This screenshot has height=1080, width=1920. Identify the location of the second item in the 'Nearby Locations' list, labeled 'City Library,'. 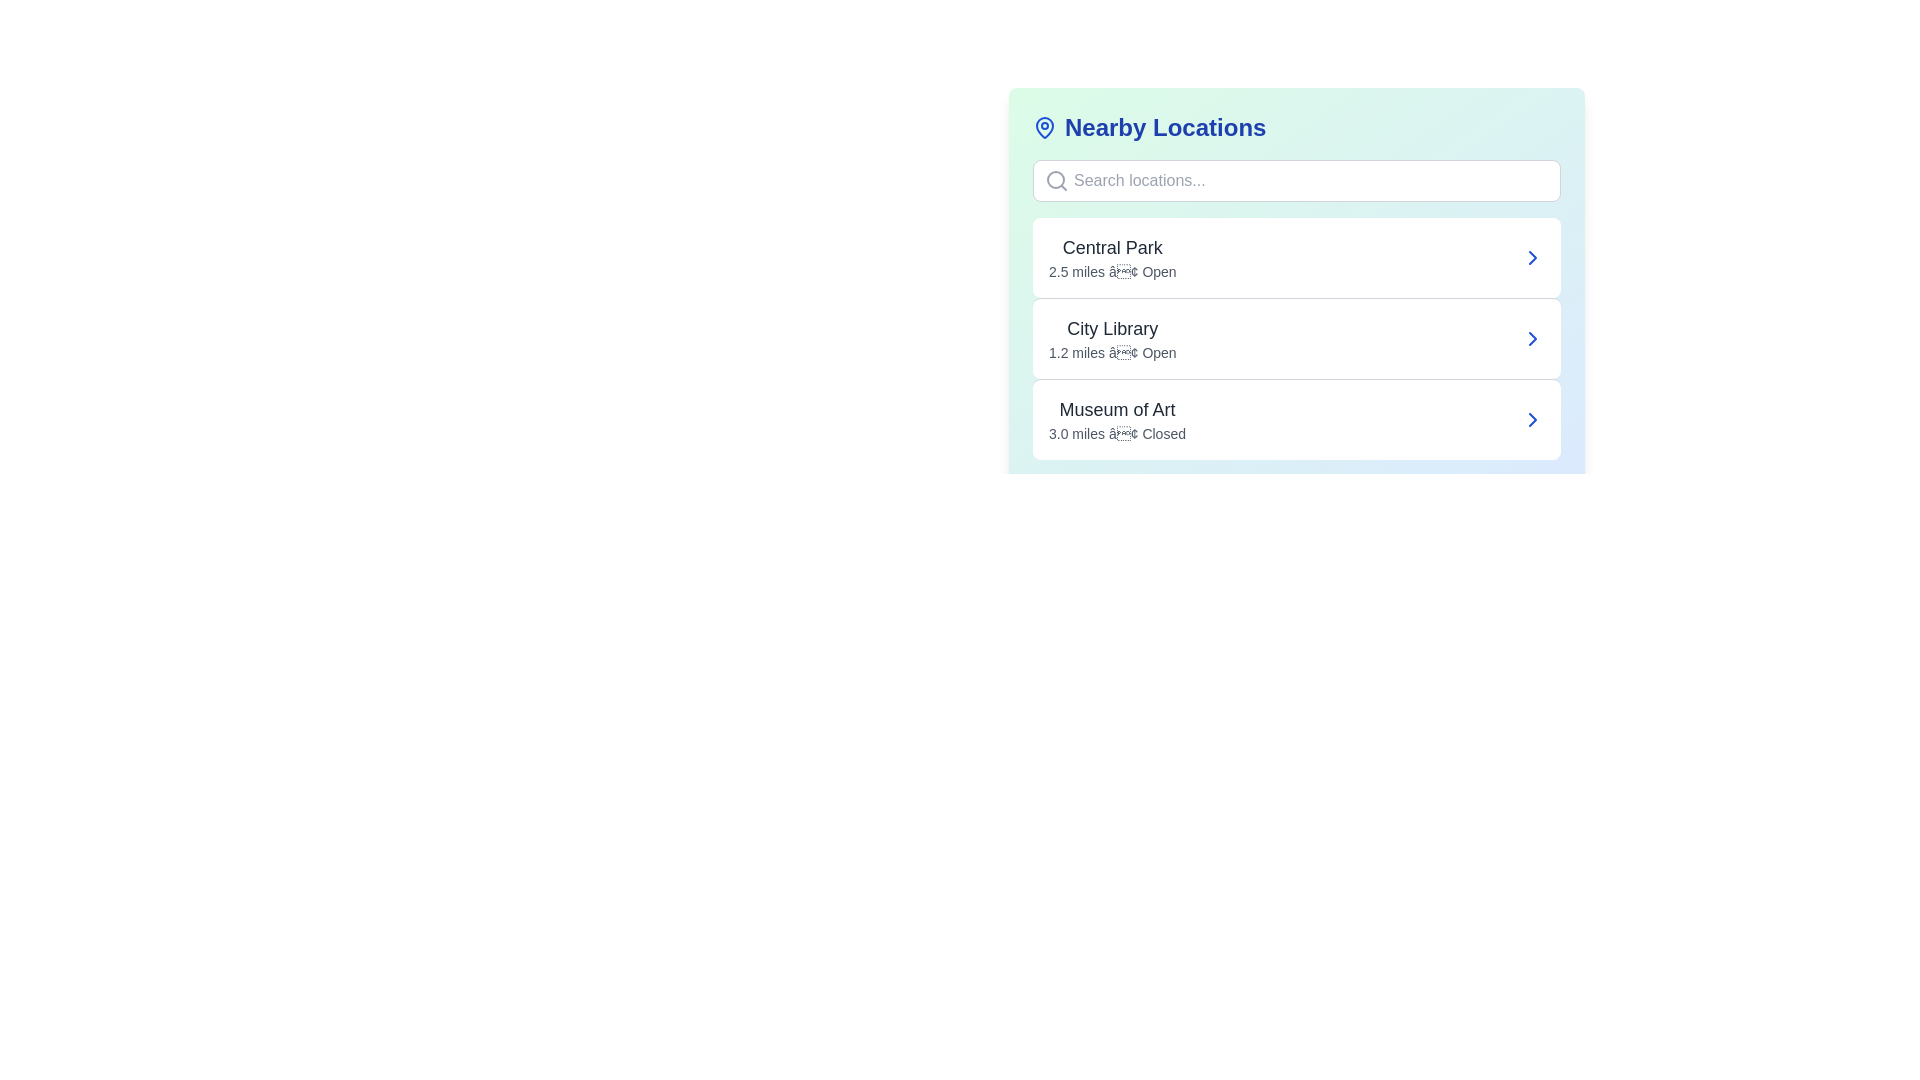
(1296, 338).